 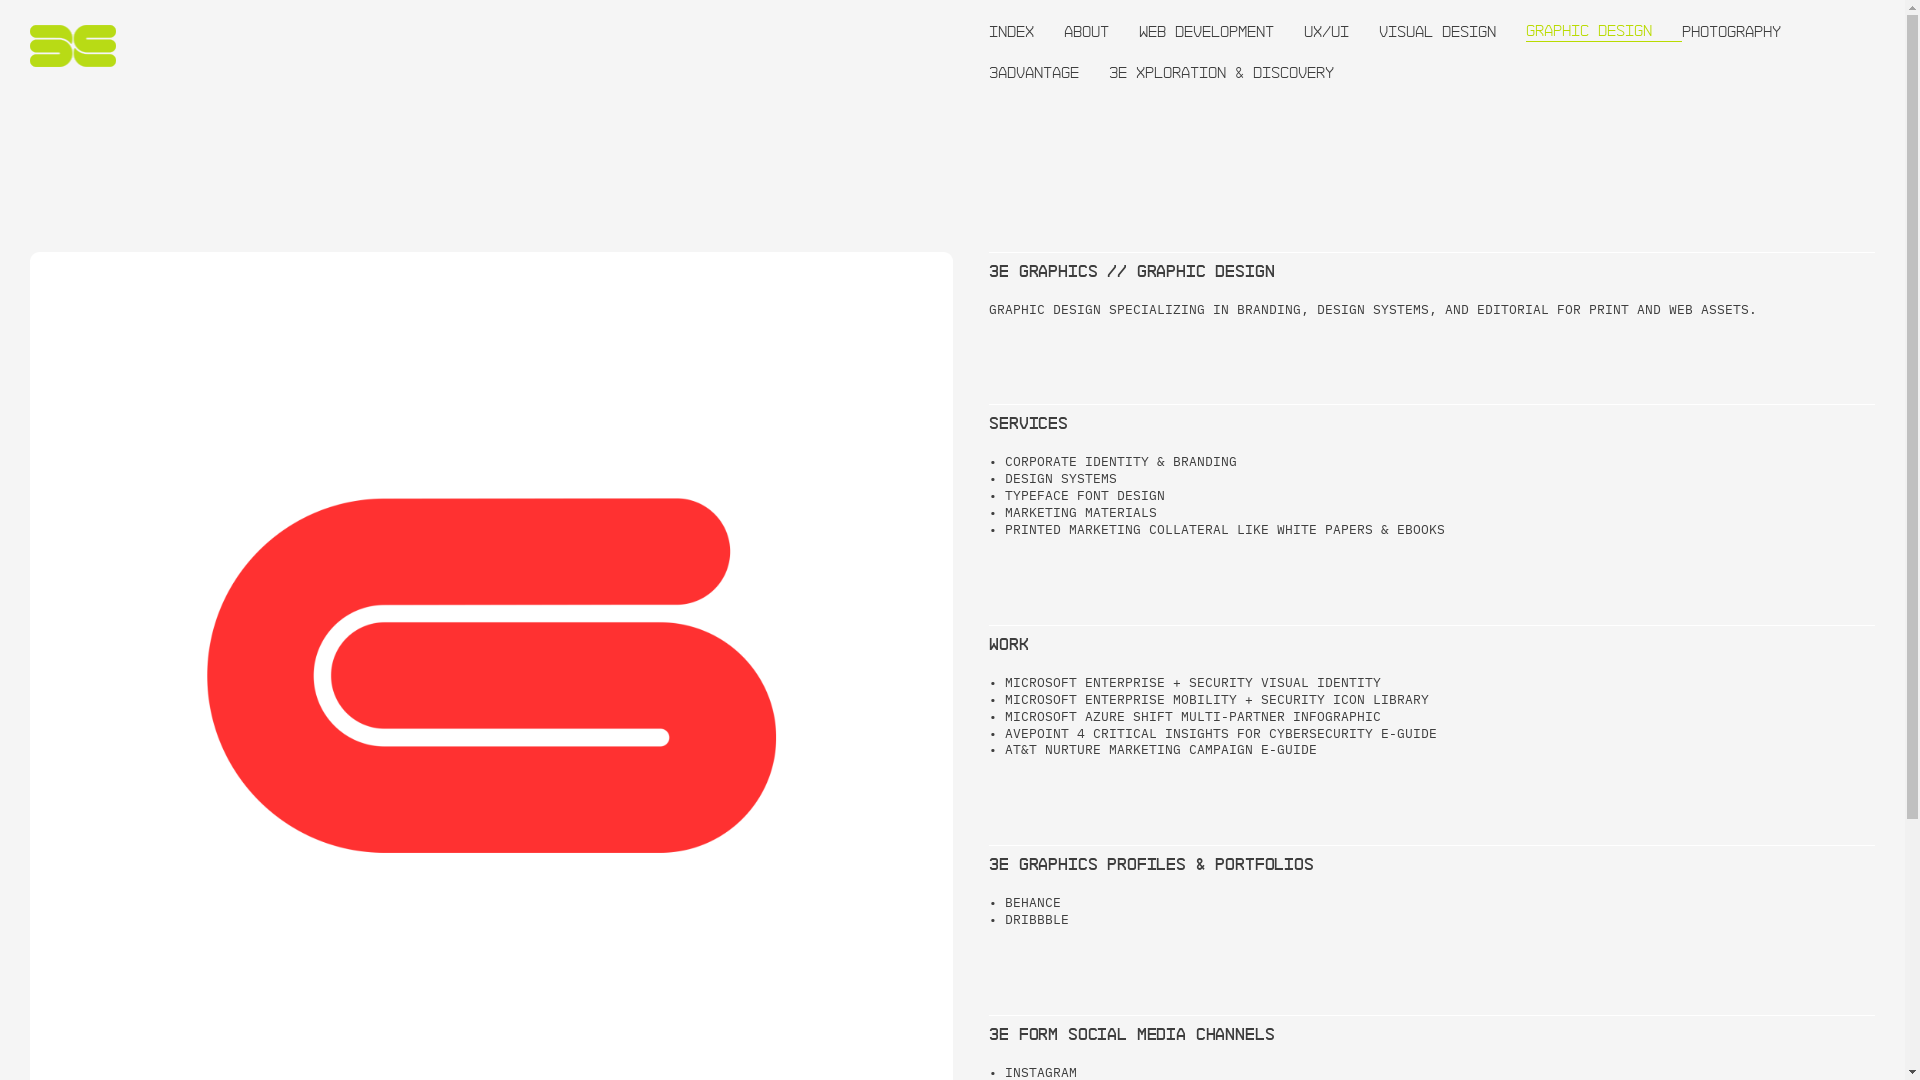 What do you see at coordinates (1048, 61) in the screenshot?
I see `'3ADVANTAGE'` at bounding box center [1048, 61].